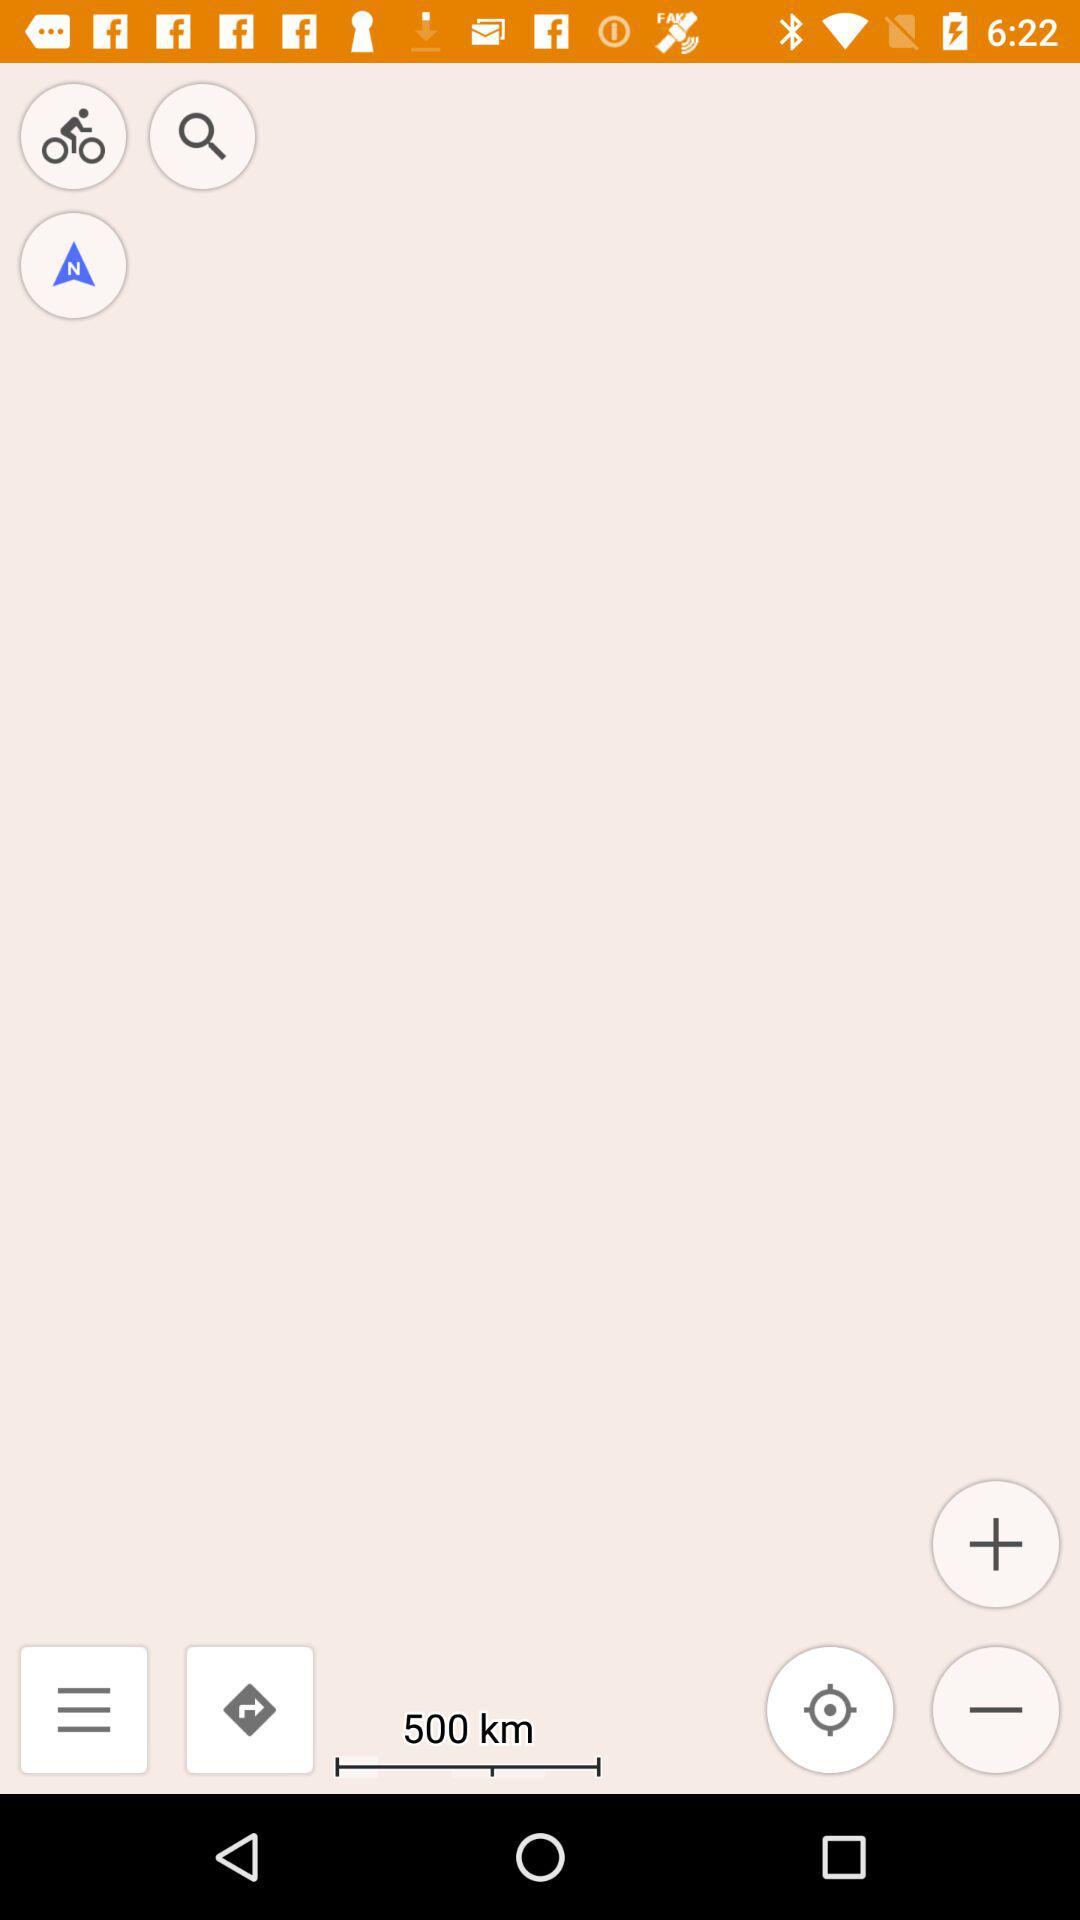 This screenshot has width=1080, height=1920. What do you see at coordinates (72, 135) in the screenshot?
I see `the share icon` at bounding box center [72, 135].